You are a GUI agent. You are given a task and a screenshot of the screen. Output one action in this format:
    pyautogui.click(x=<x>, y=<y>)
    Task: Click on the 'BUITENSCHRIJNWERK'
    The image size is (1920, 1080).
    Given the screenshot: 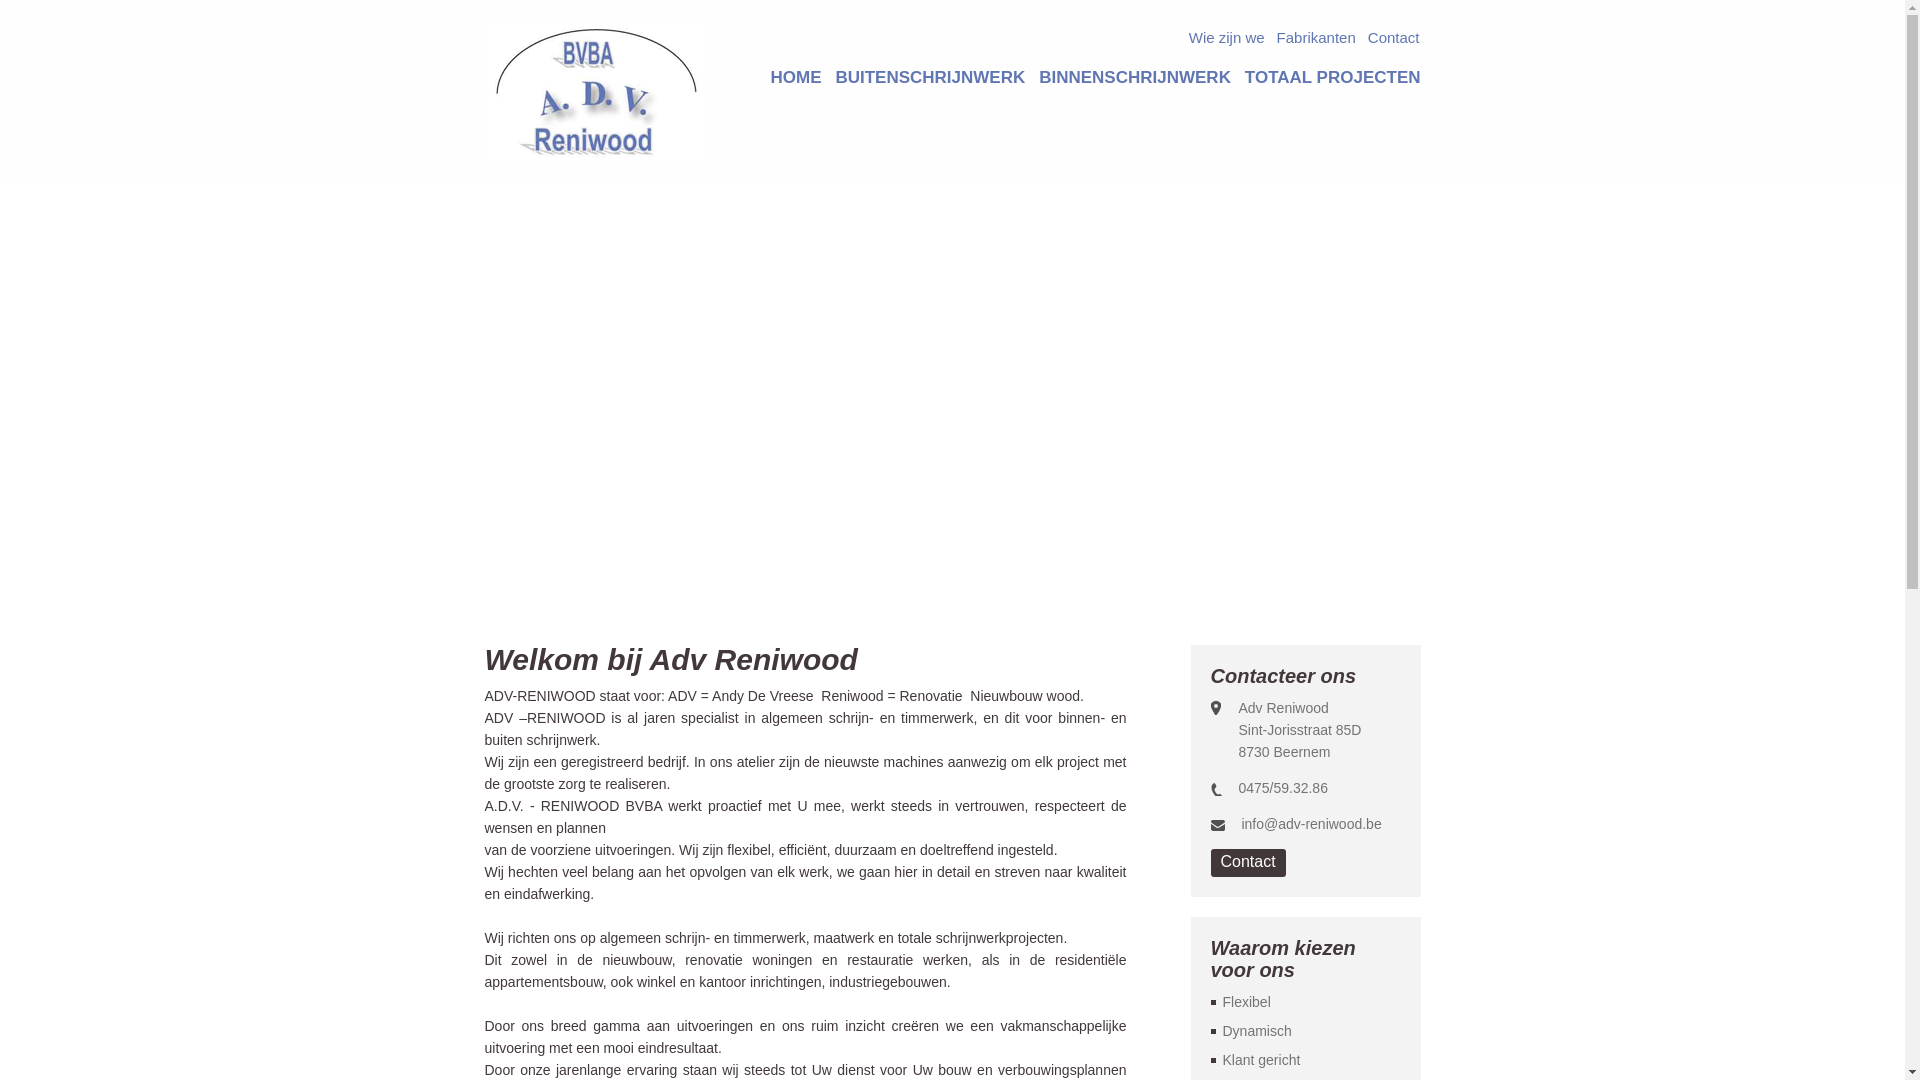 What is the action you would take?
    pyautogui.click(x=929, y=76)
    